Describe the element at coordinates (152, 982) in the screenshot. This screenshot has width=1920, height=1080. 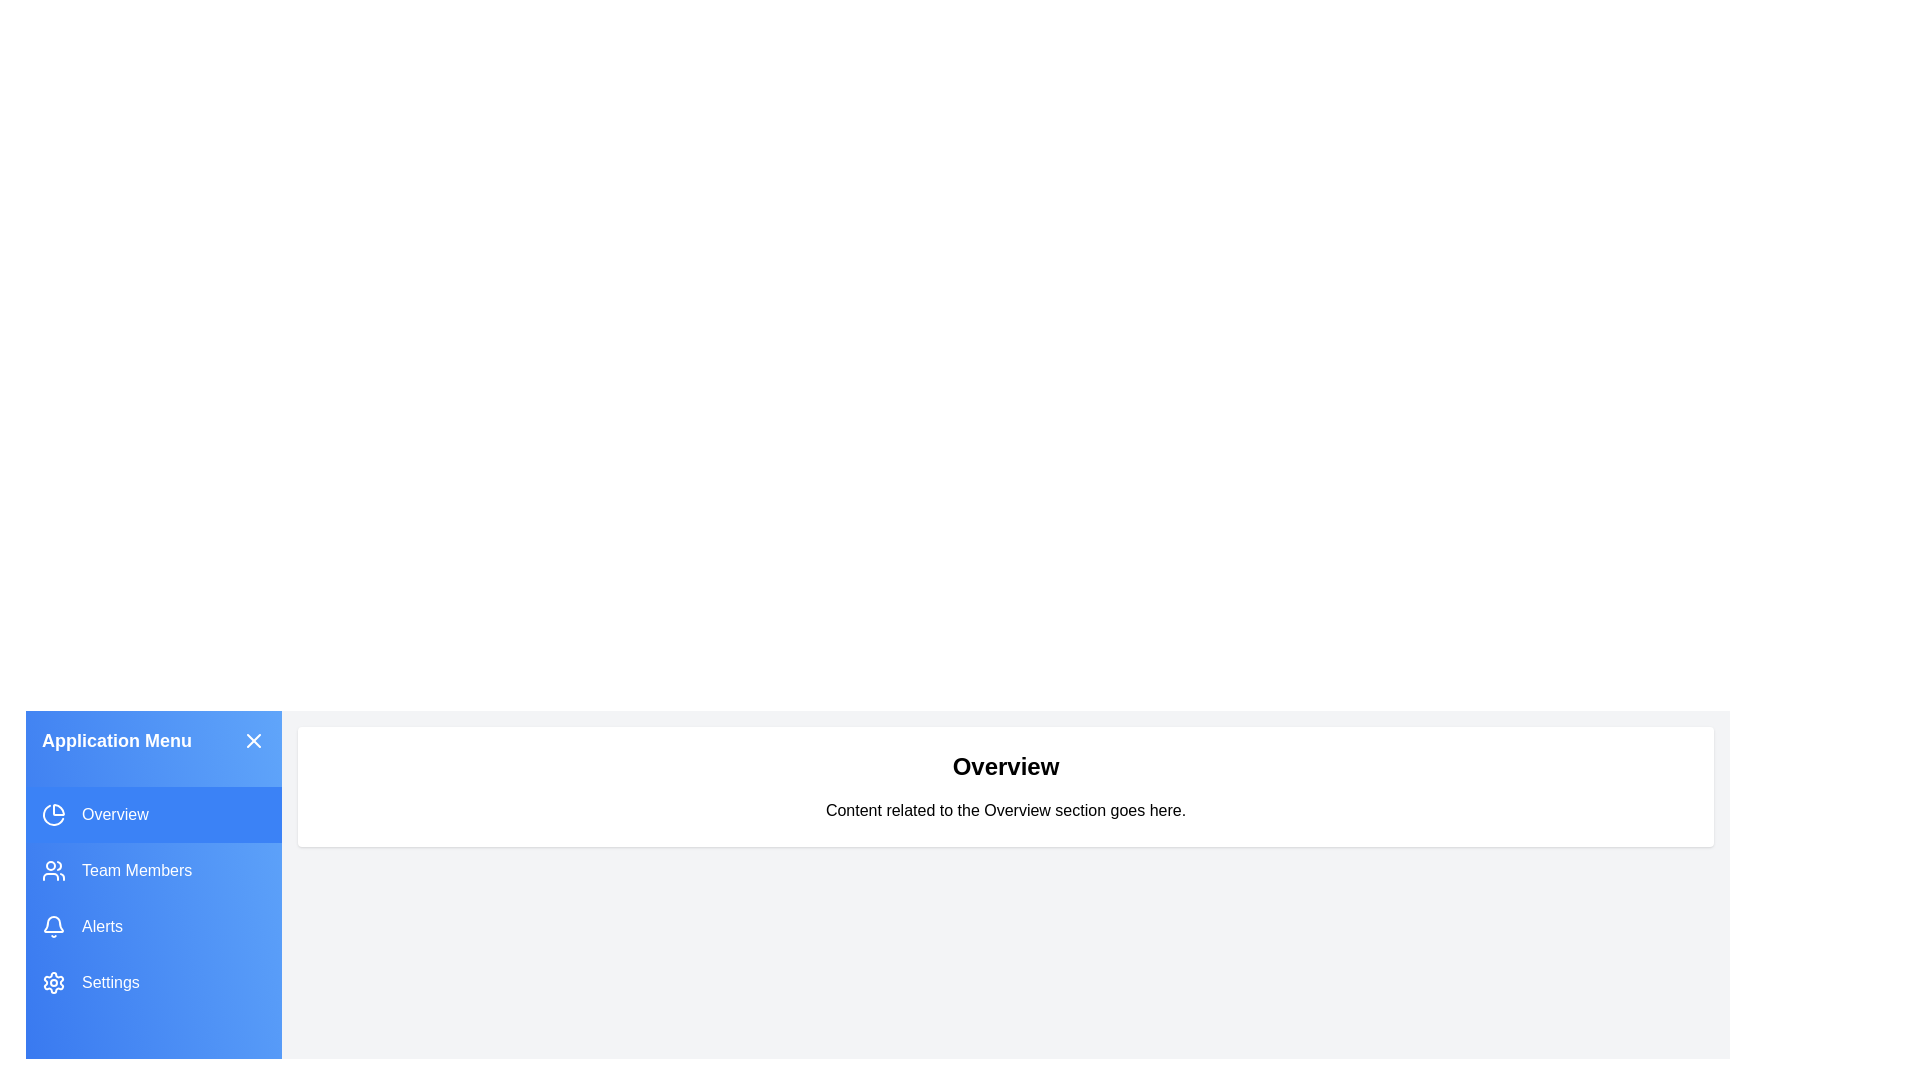
I see `the menu section Settings by clicking on it` at that location.